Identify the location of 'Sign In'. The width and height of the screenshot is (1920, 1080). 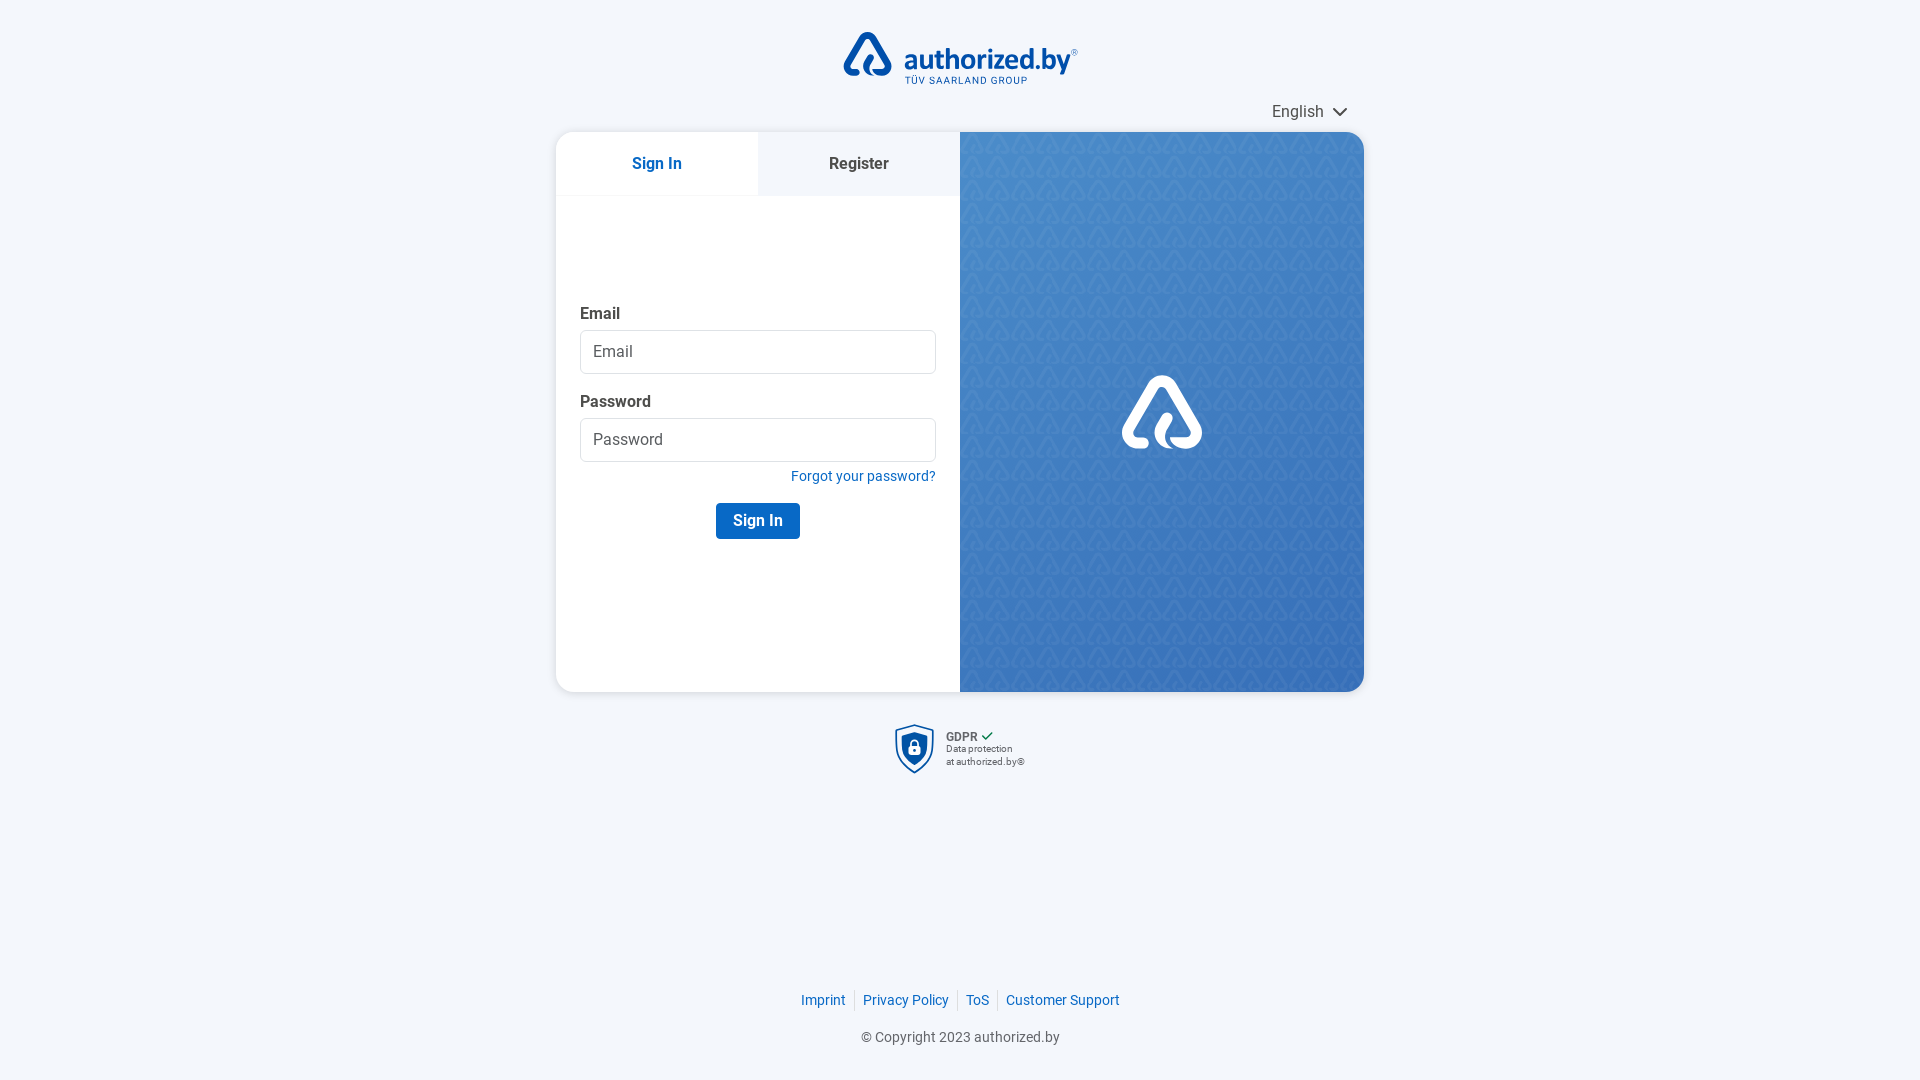
(757, 519).